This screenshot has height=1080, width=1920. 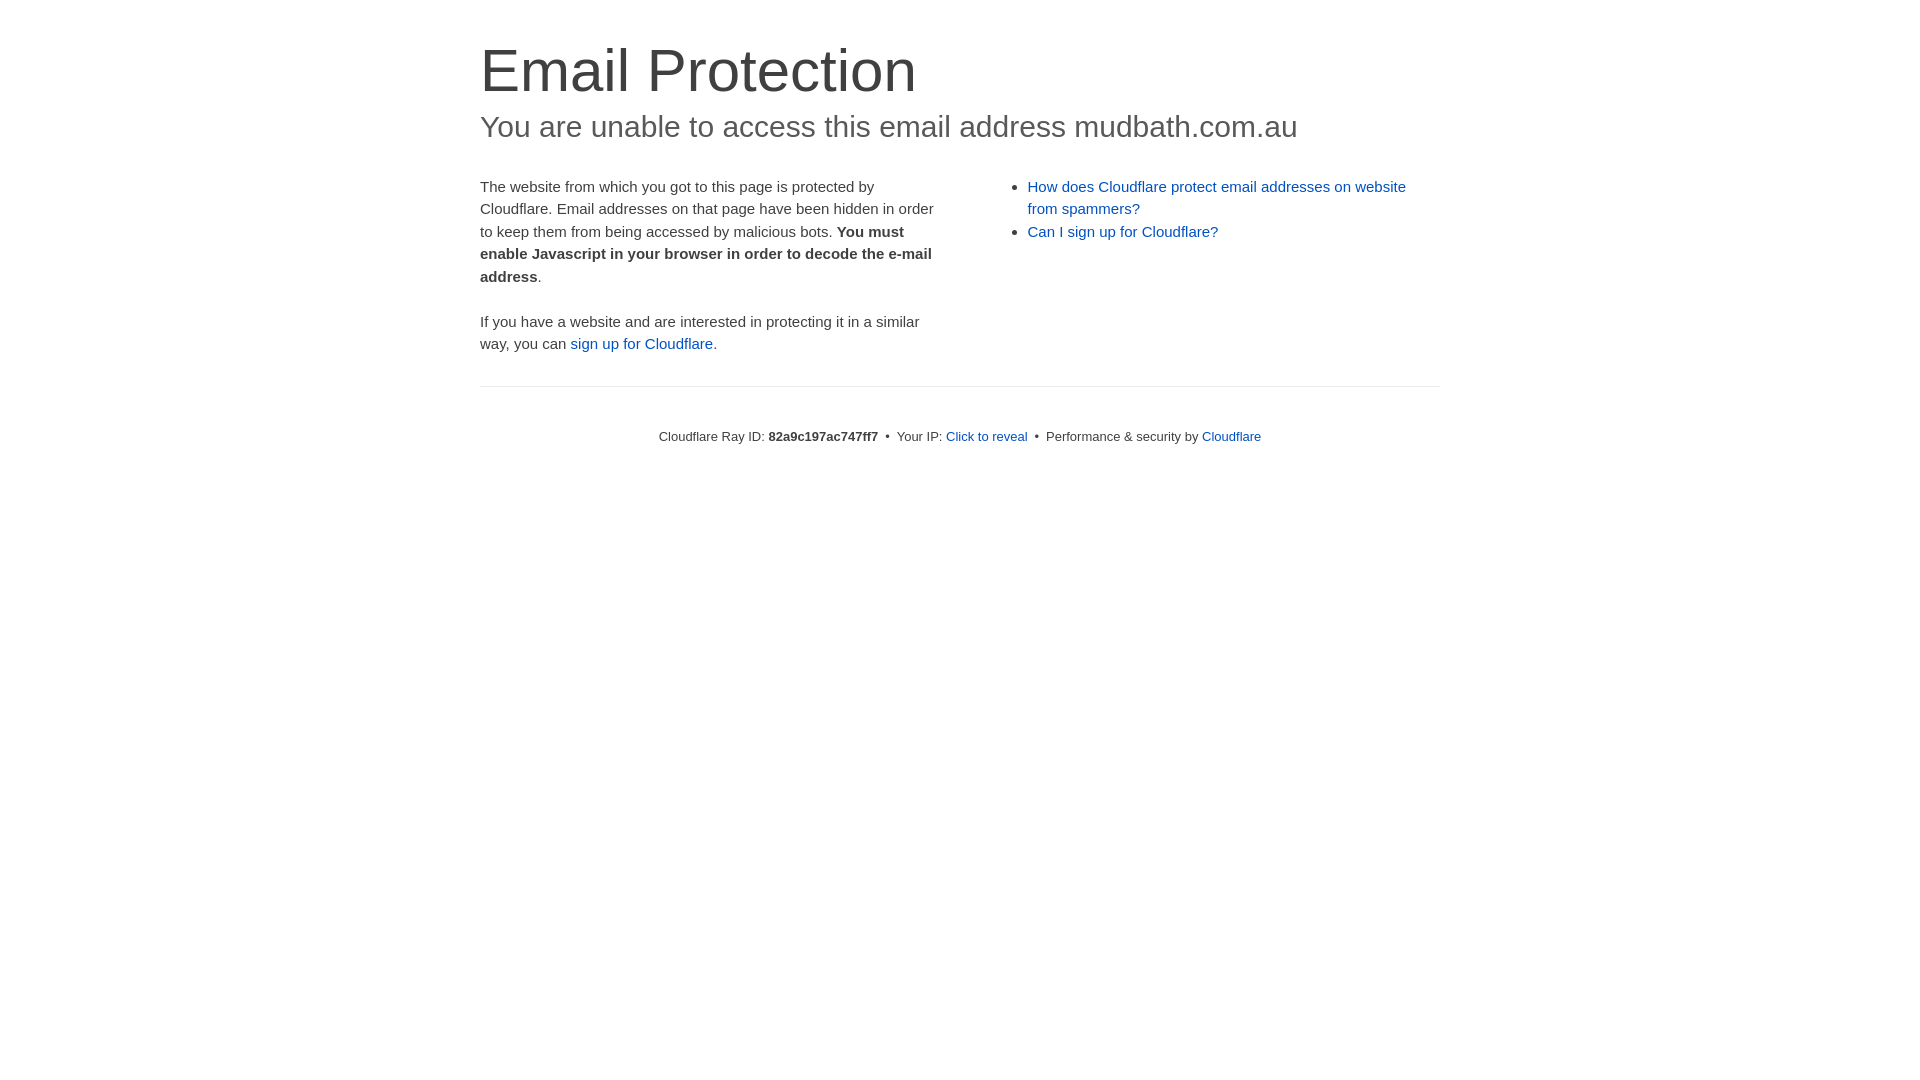 What do you see at coordinates (1123, 230) in the screenshot?
I see `'Can I sign up for Cloudflare?'` at bounding box center [1123, 230].